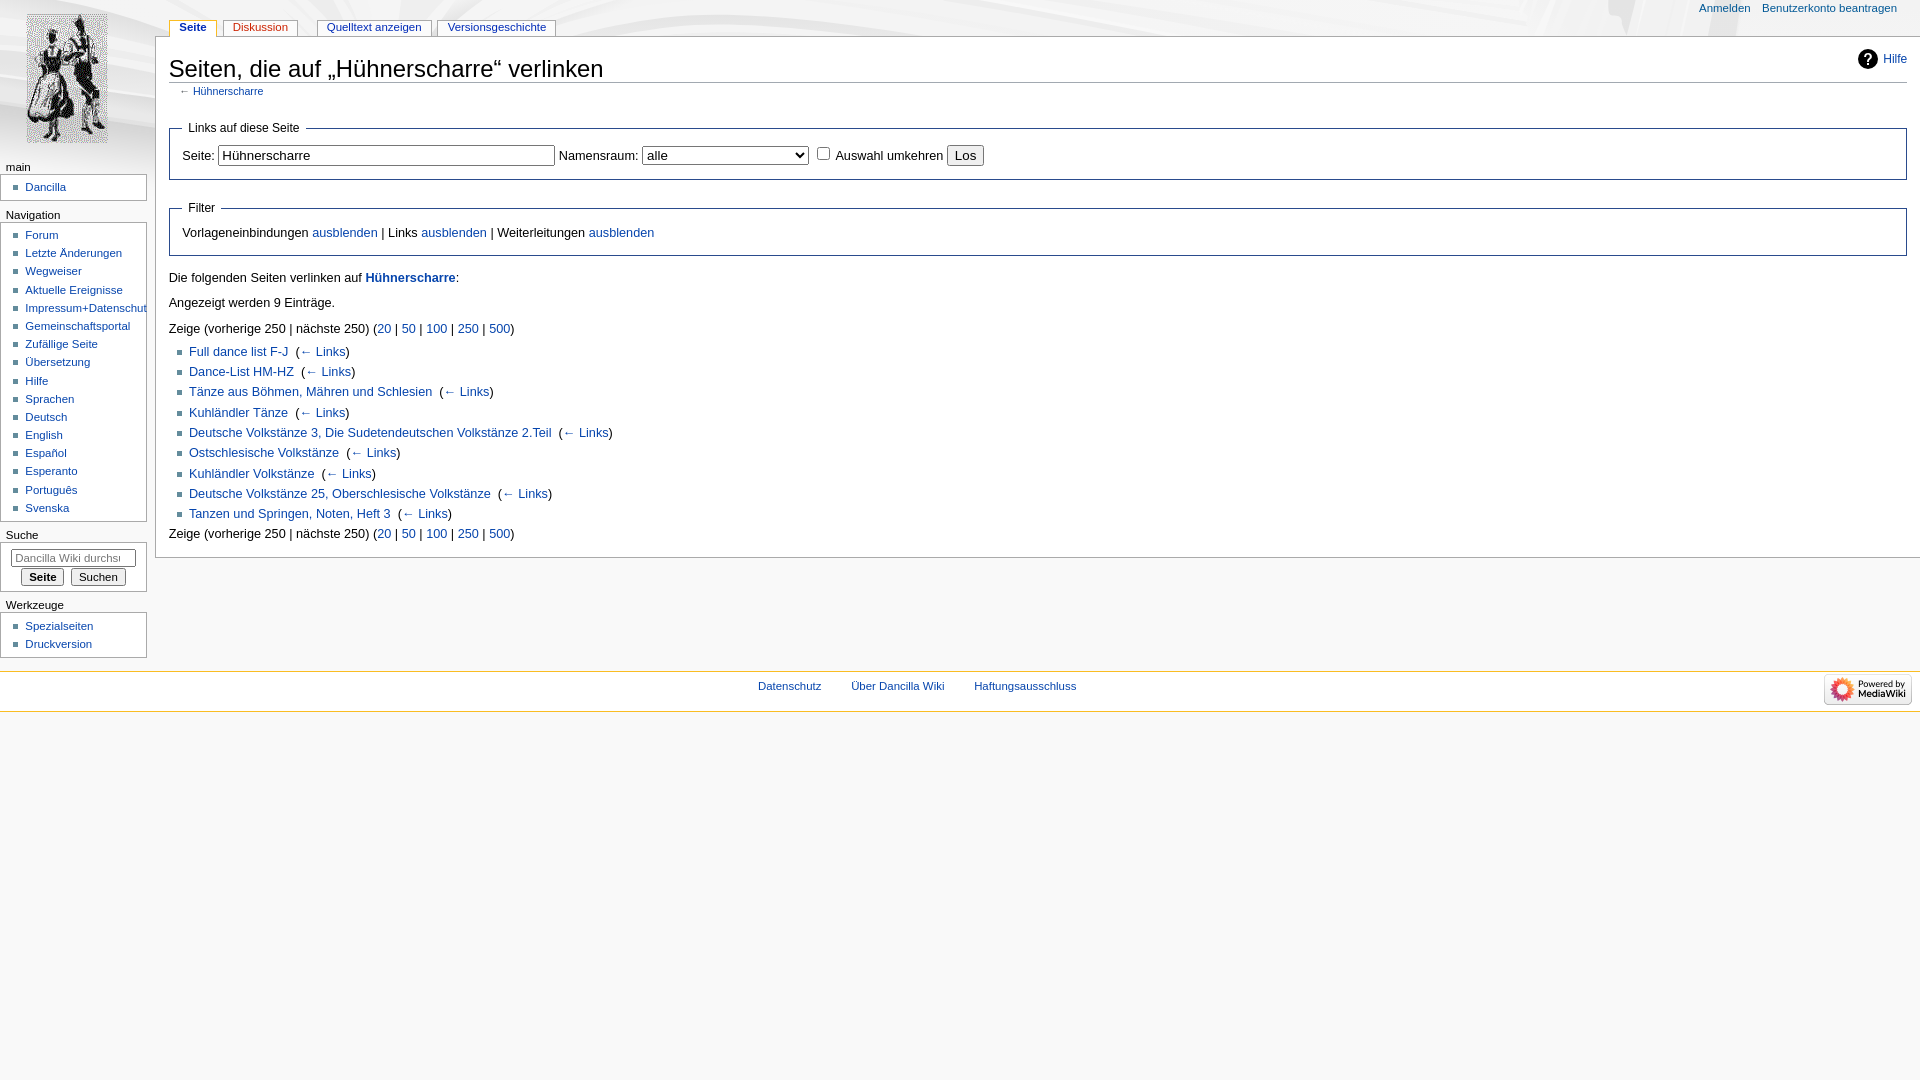 This screenshot has width=1920, height=1080. I want to click on 'Deutsch', so click(46, 415).